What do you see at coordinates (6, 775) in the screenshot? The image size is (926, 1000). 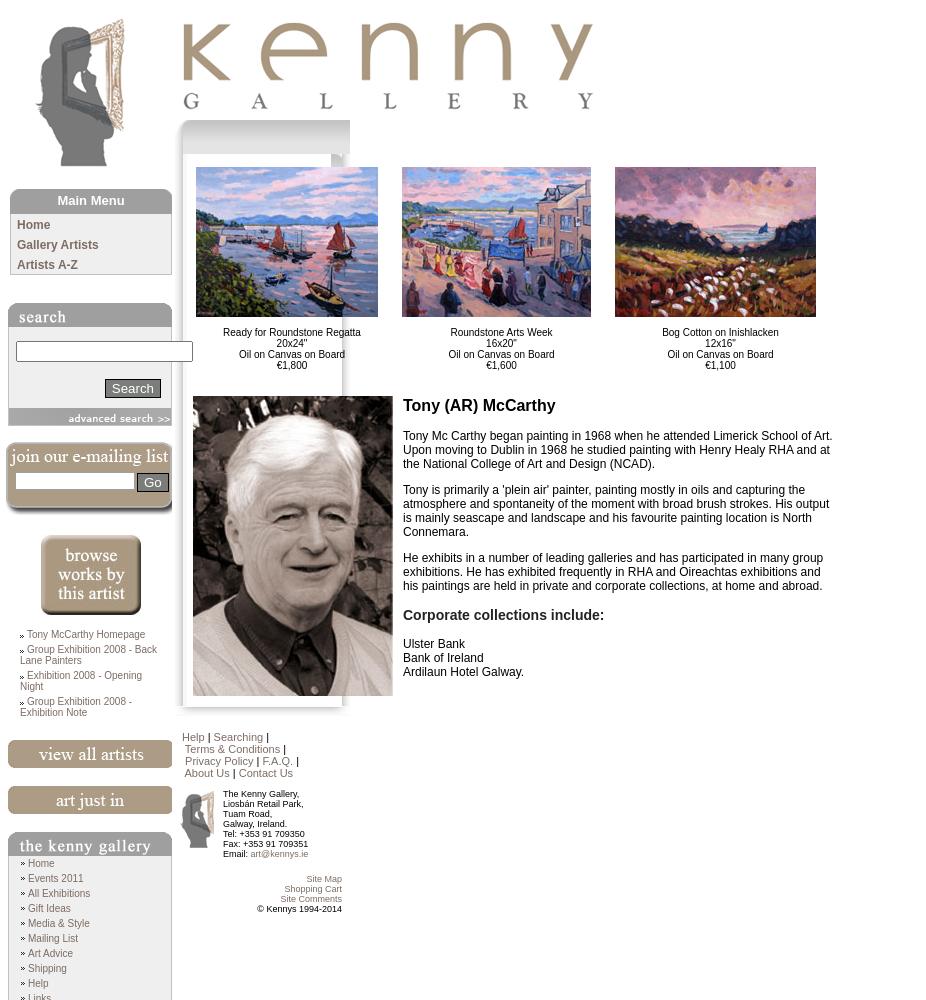 I see `'View All Artists'` at bounding box center [6, 775].